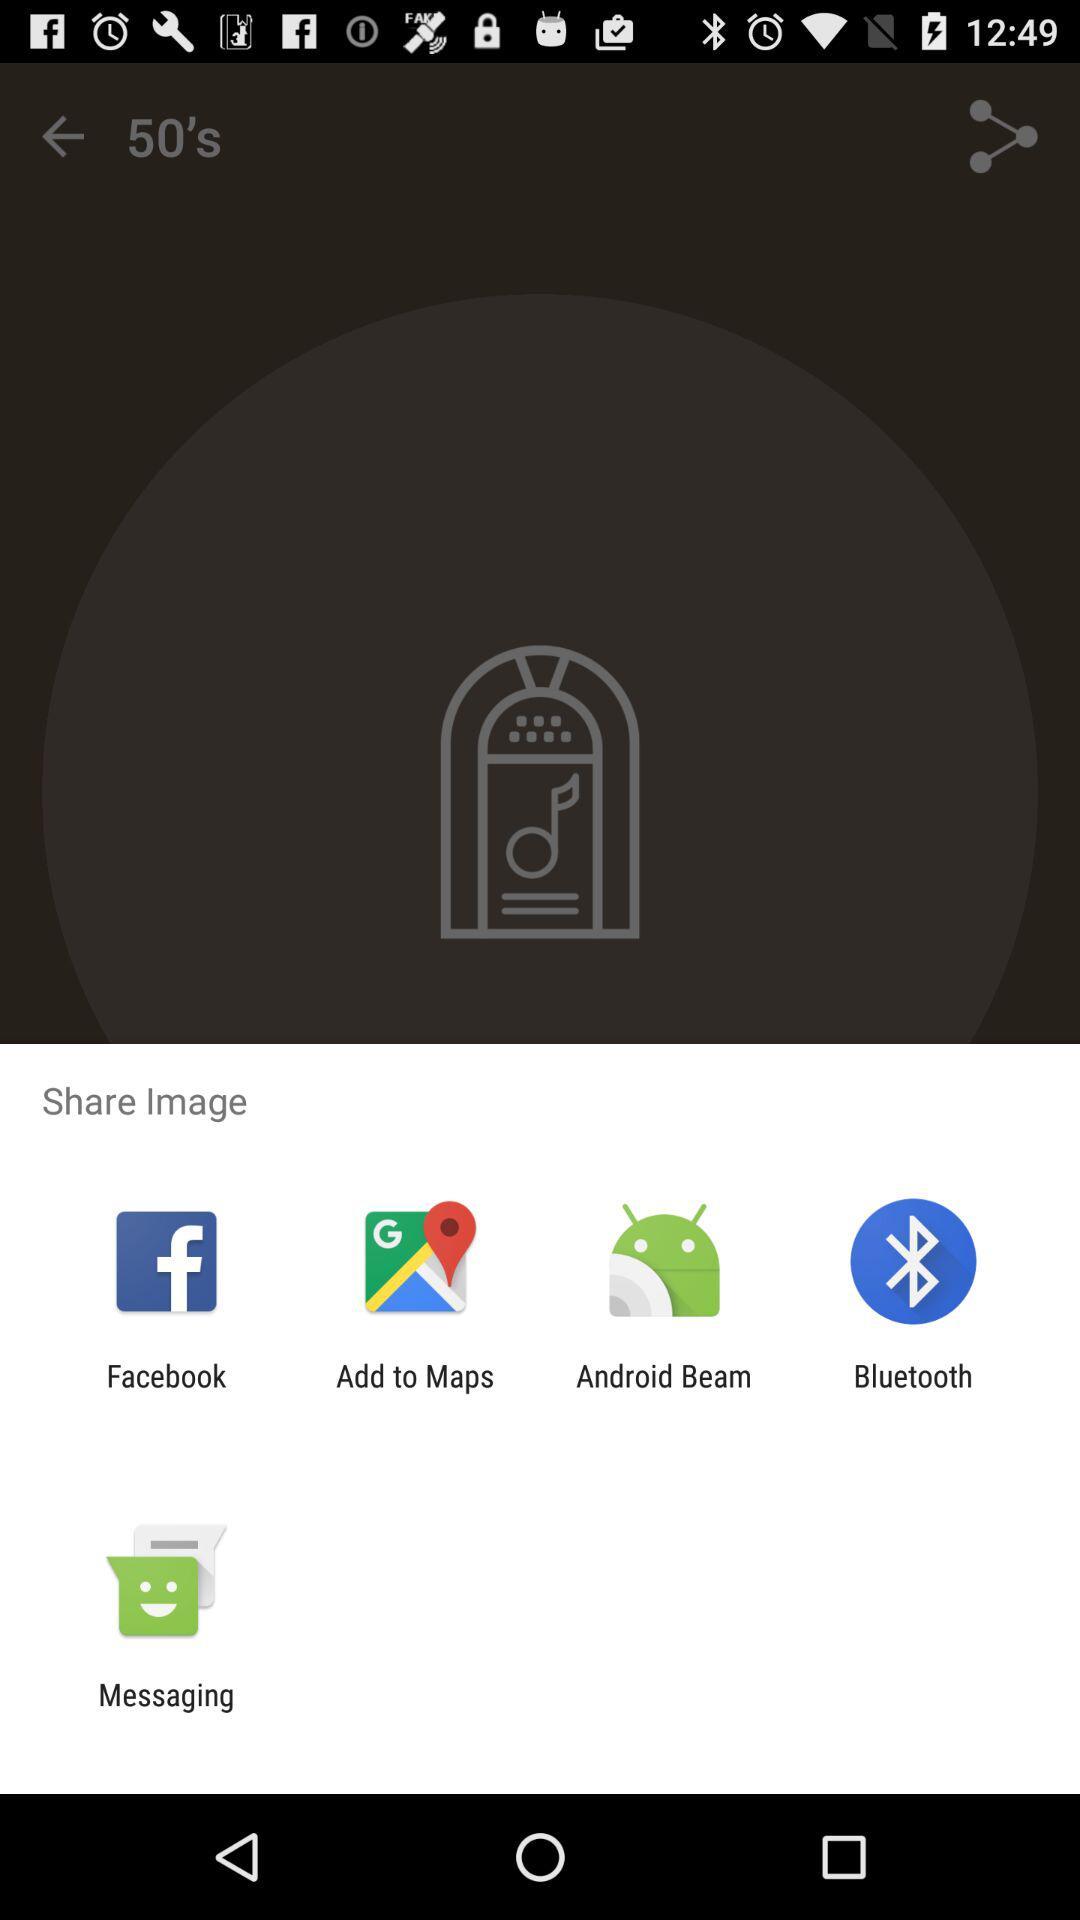  I want to click on the item to the right of add to maps item, so click(664, 1392).